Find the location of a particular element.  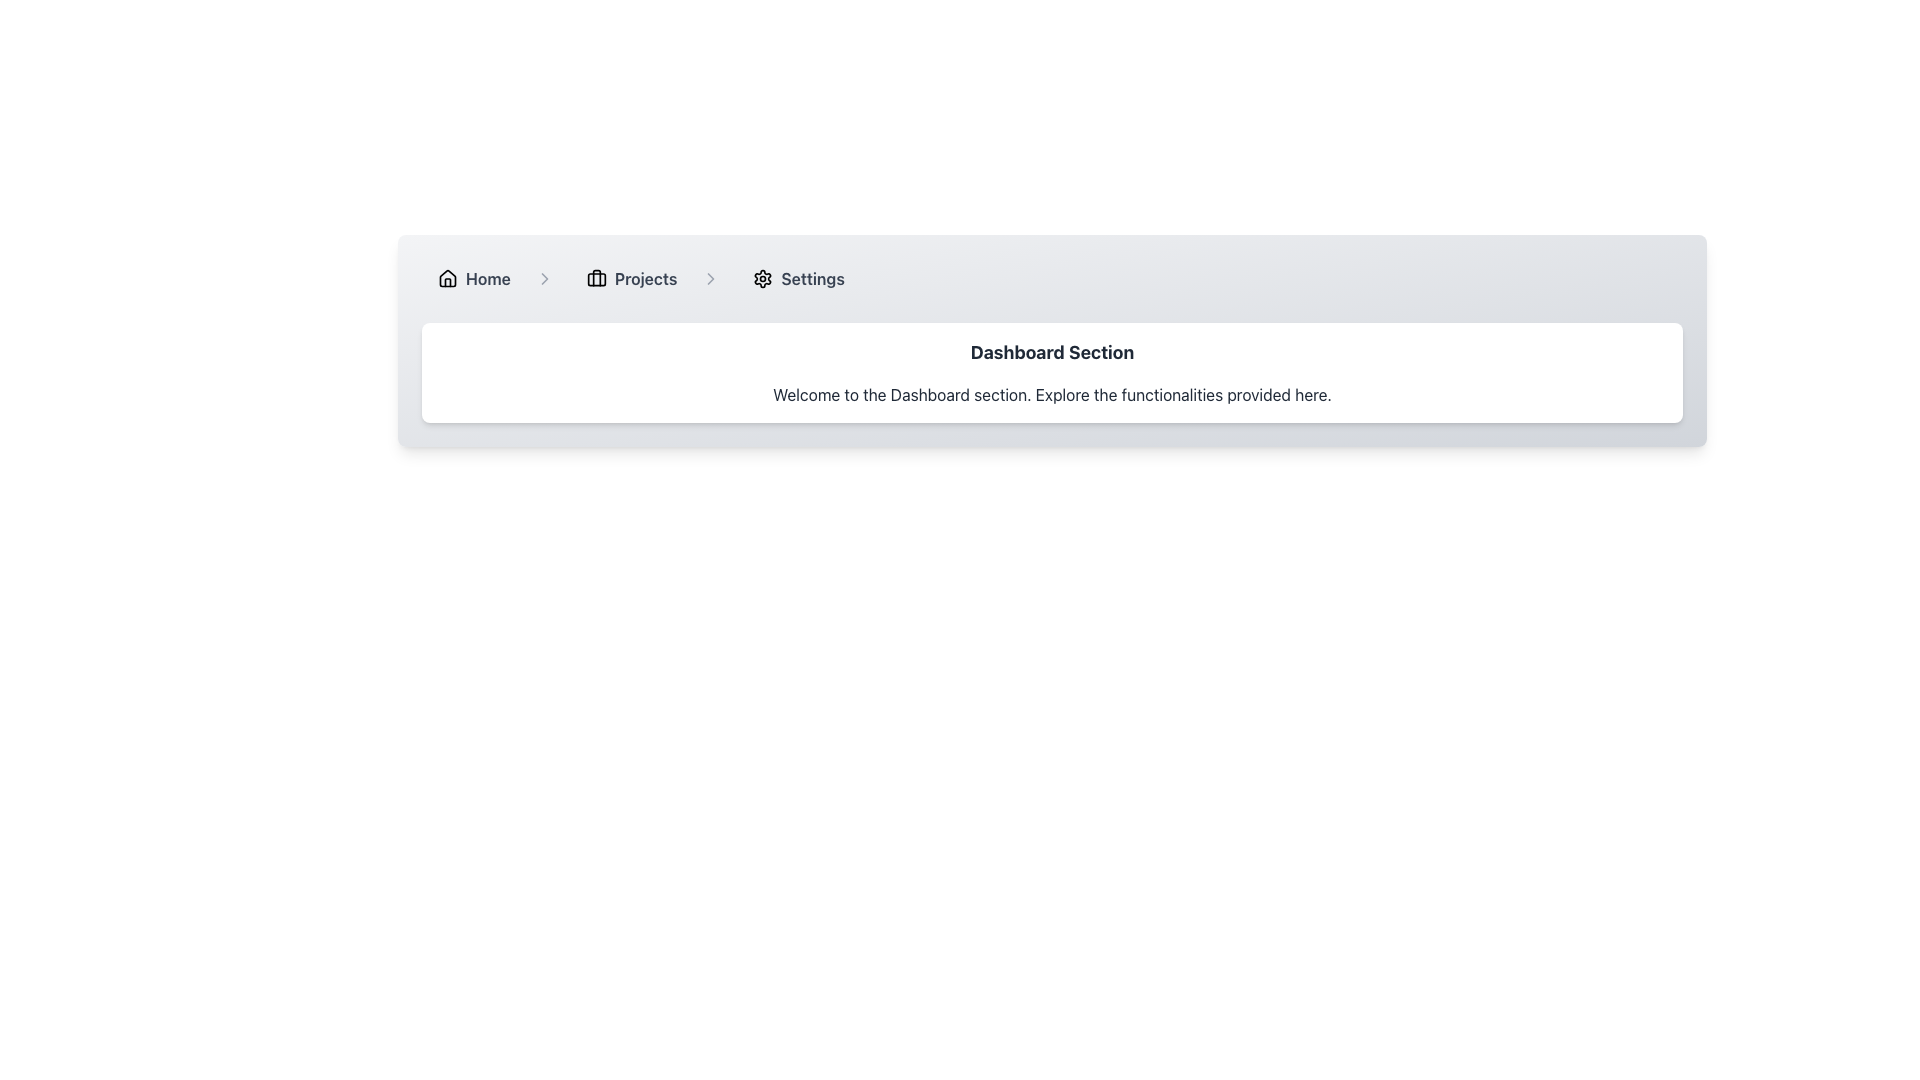

the 'Home' button, which is a horizontally oriented button with a rounded rectangle shape, containing a house icon on the left and the text 'Home' in bold, dark gray on the right is located at coordinates (473, 278).